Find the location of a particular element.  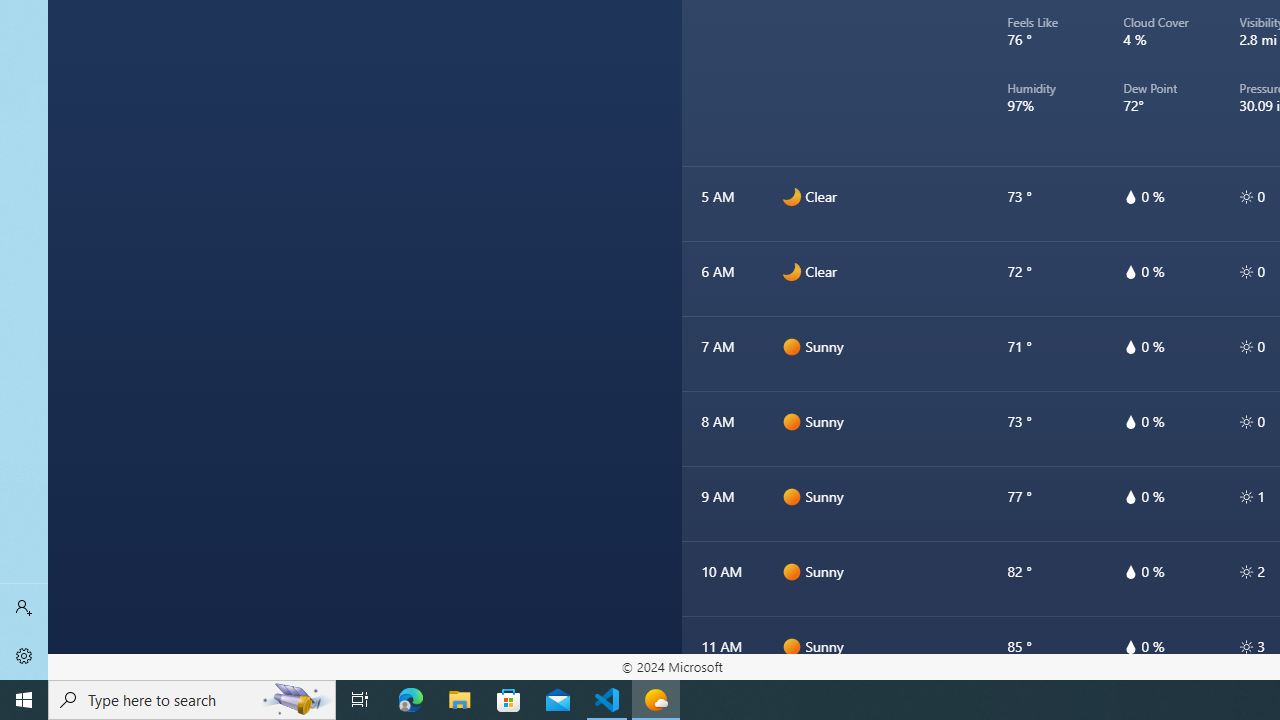

'File Explorer' is located at coordinates (459, 698).